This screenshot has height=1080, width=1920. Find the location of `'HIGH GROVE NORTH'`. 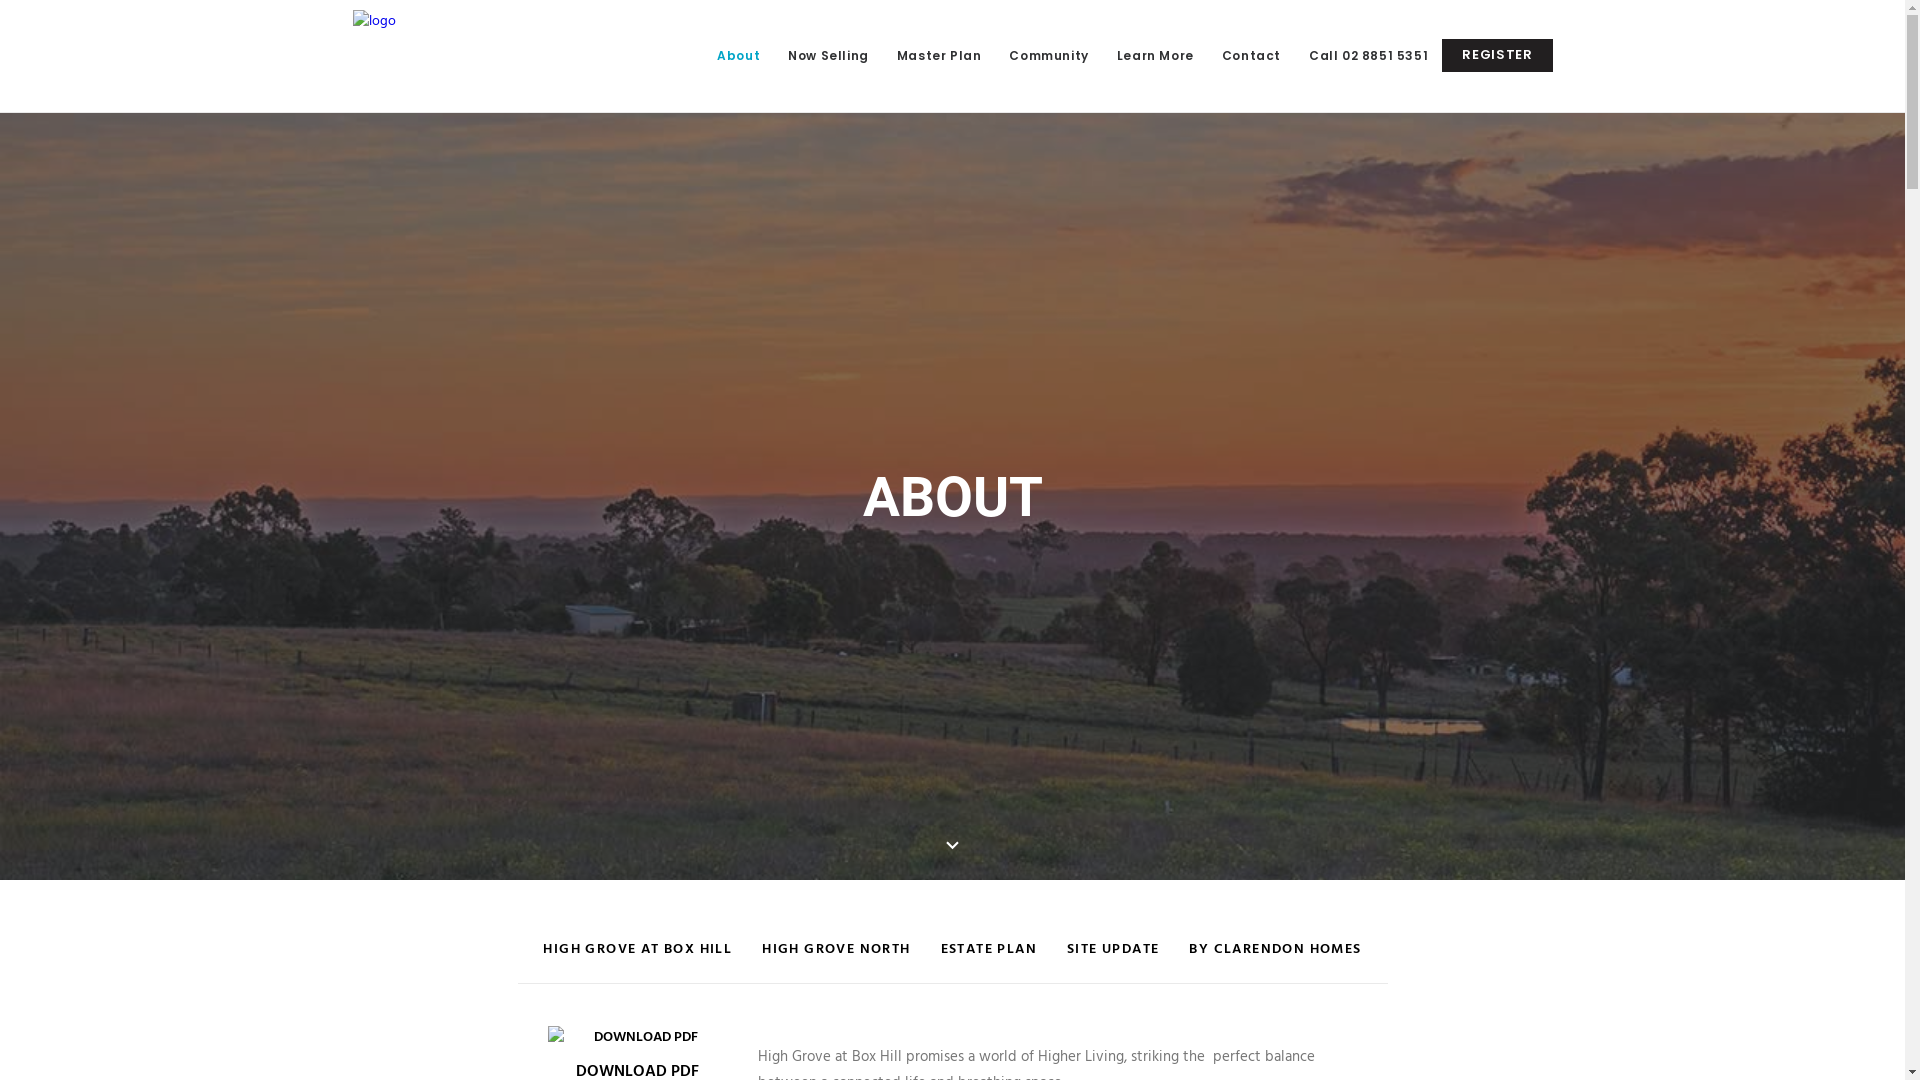

'HIGH GROVE NORTH' is located at coordinates (835, 959).